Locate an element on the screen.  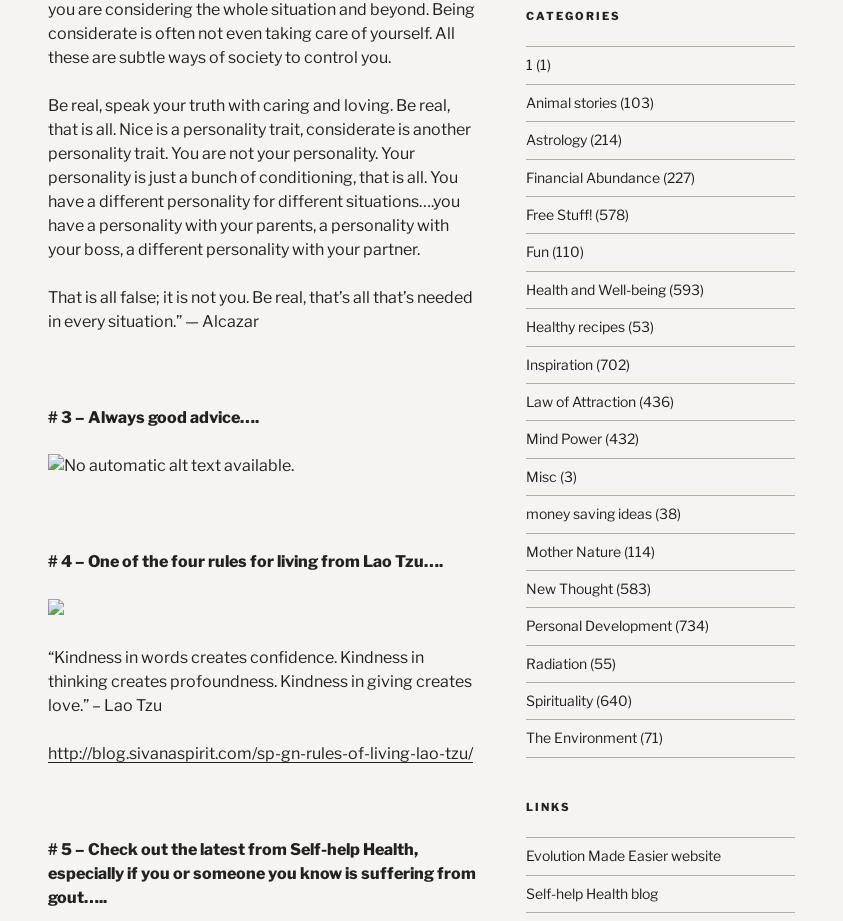
'Financial Abundance' is located at coordinates (591, 175).